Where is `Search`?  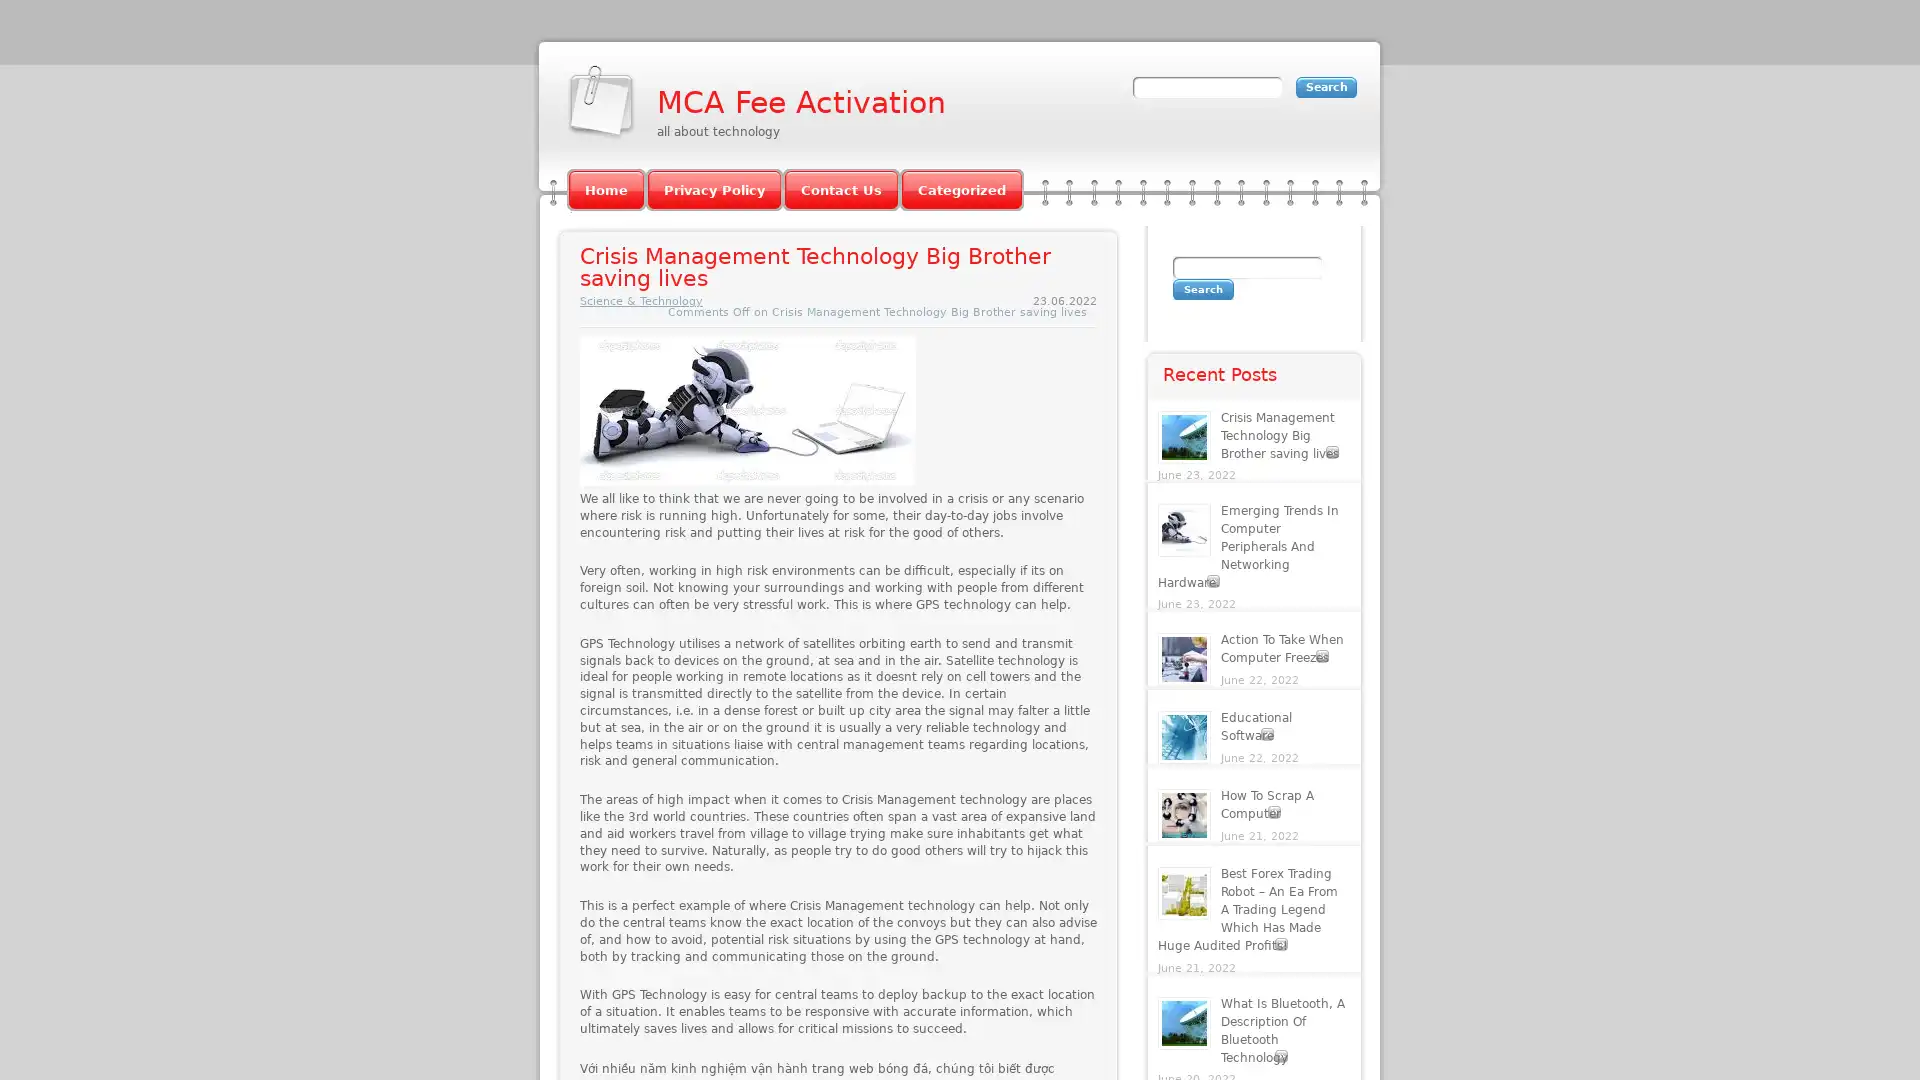 Search is located at coordinates (1326, 86).